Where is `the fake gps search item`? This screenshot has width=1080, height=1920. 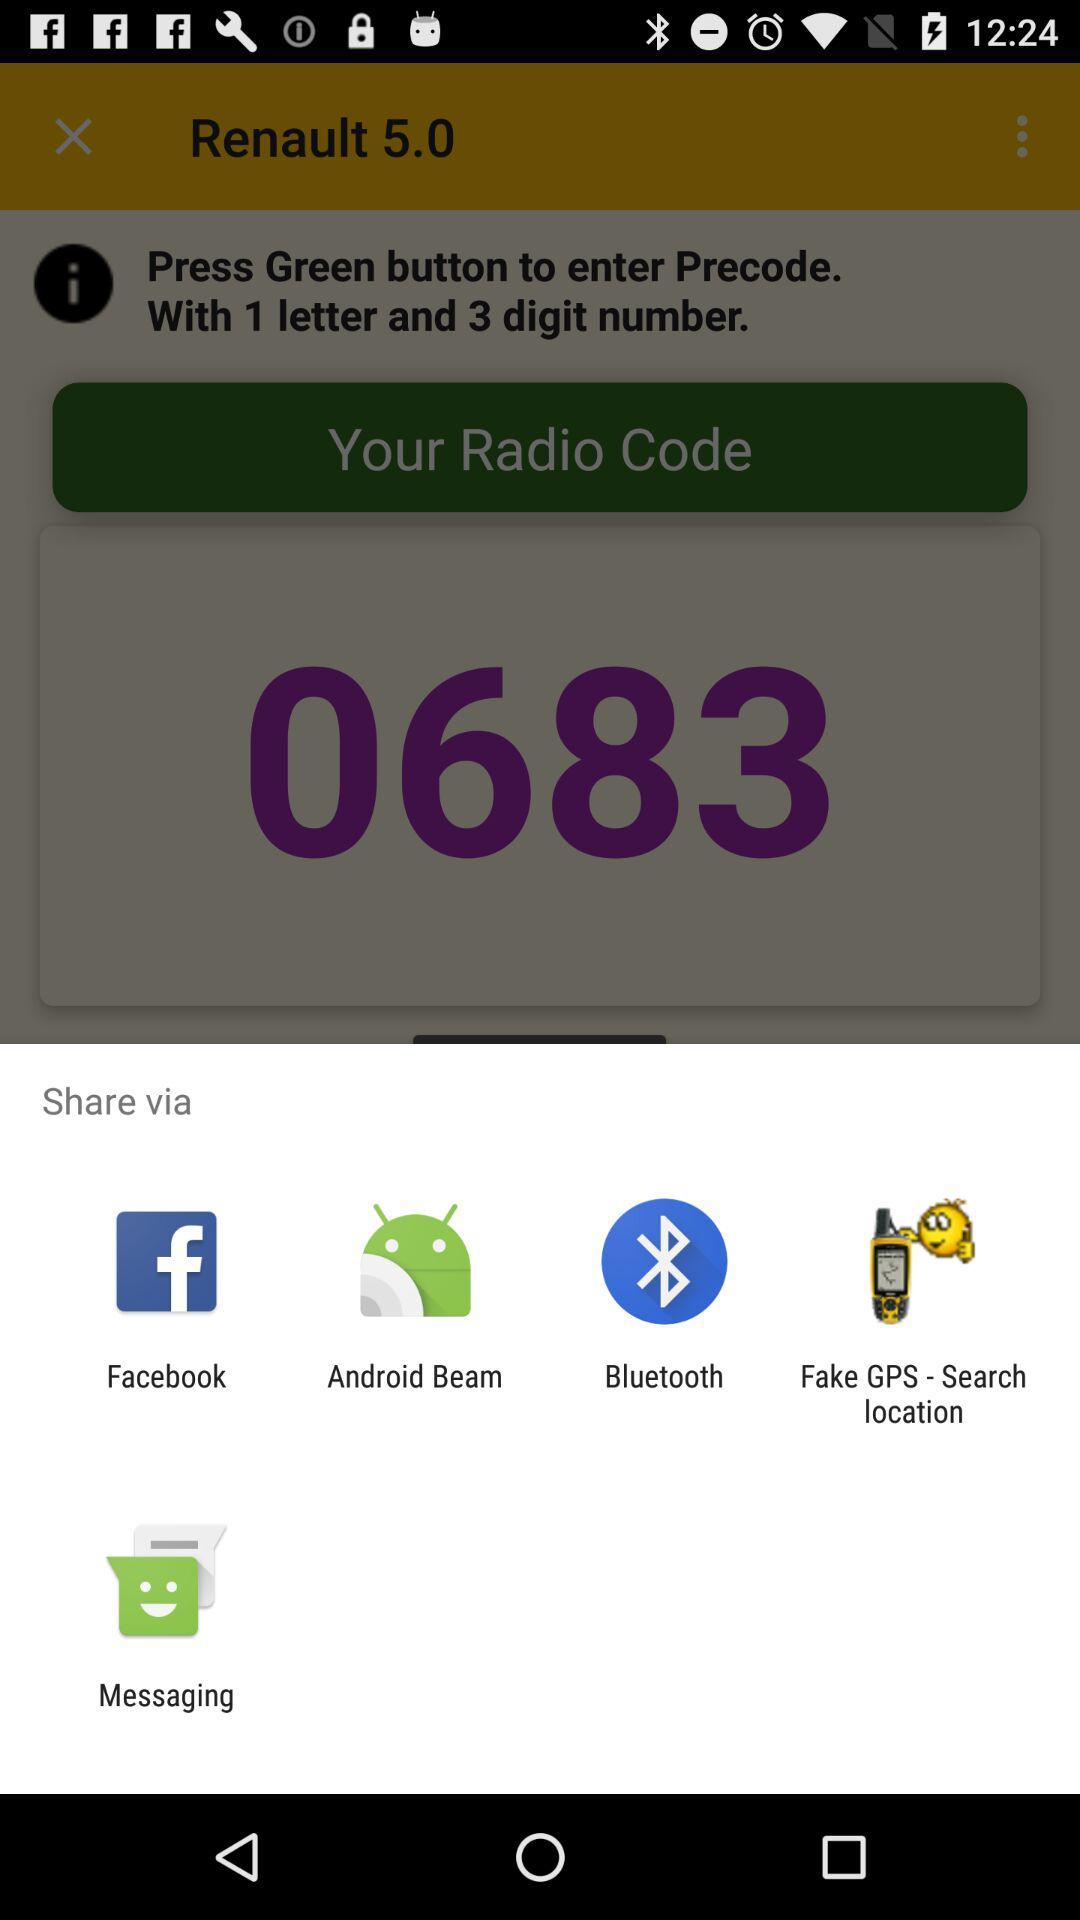 the fake gps search item is located at coordinates (913, 1392).